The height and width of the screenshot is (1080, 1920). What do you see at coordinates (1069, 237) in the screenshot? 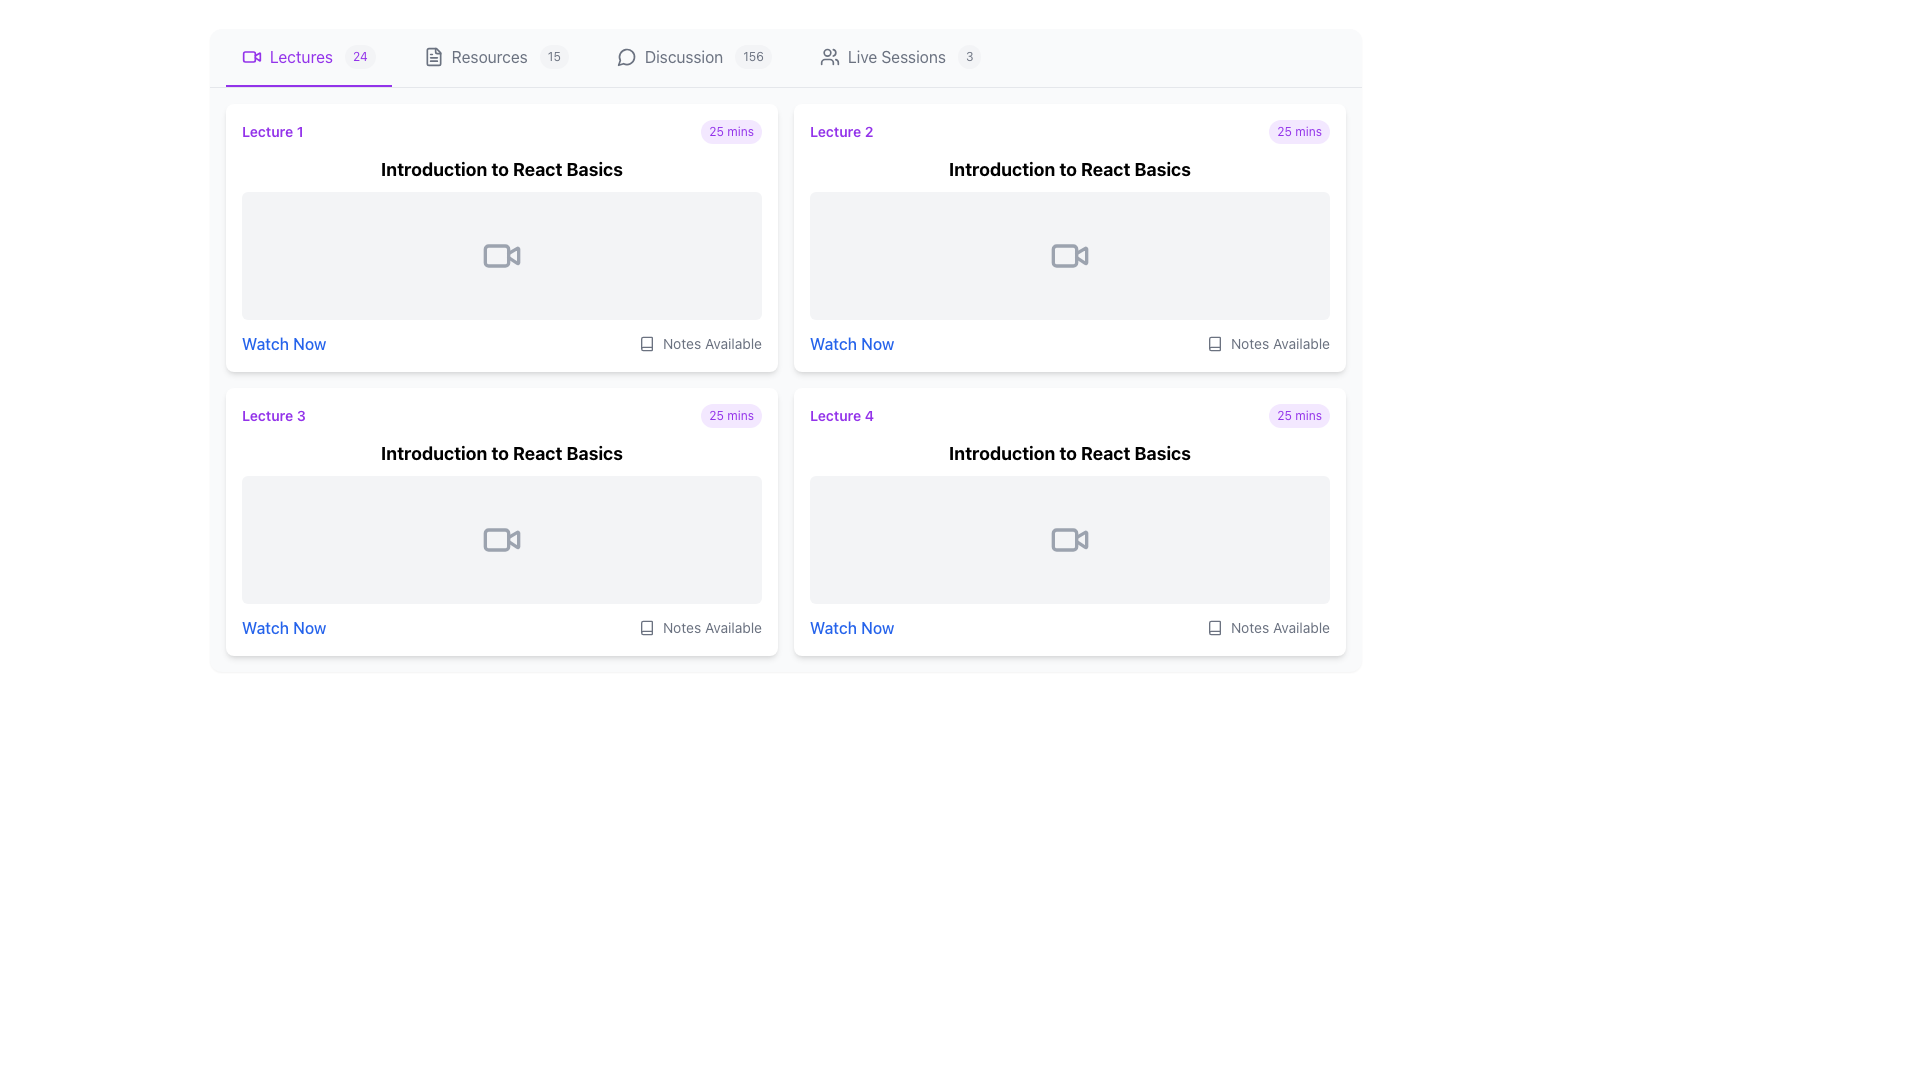
I see `the second card element in the grid layout, which features a white rounded-corner design with a purple label 'Lecture 2' and a blue link labeled 'Watch Now'` at bounding box center [1069, 237].